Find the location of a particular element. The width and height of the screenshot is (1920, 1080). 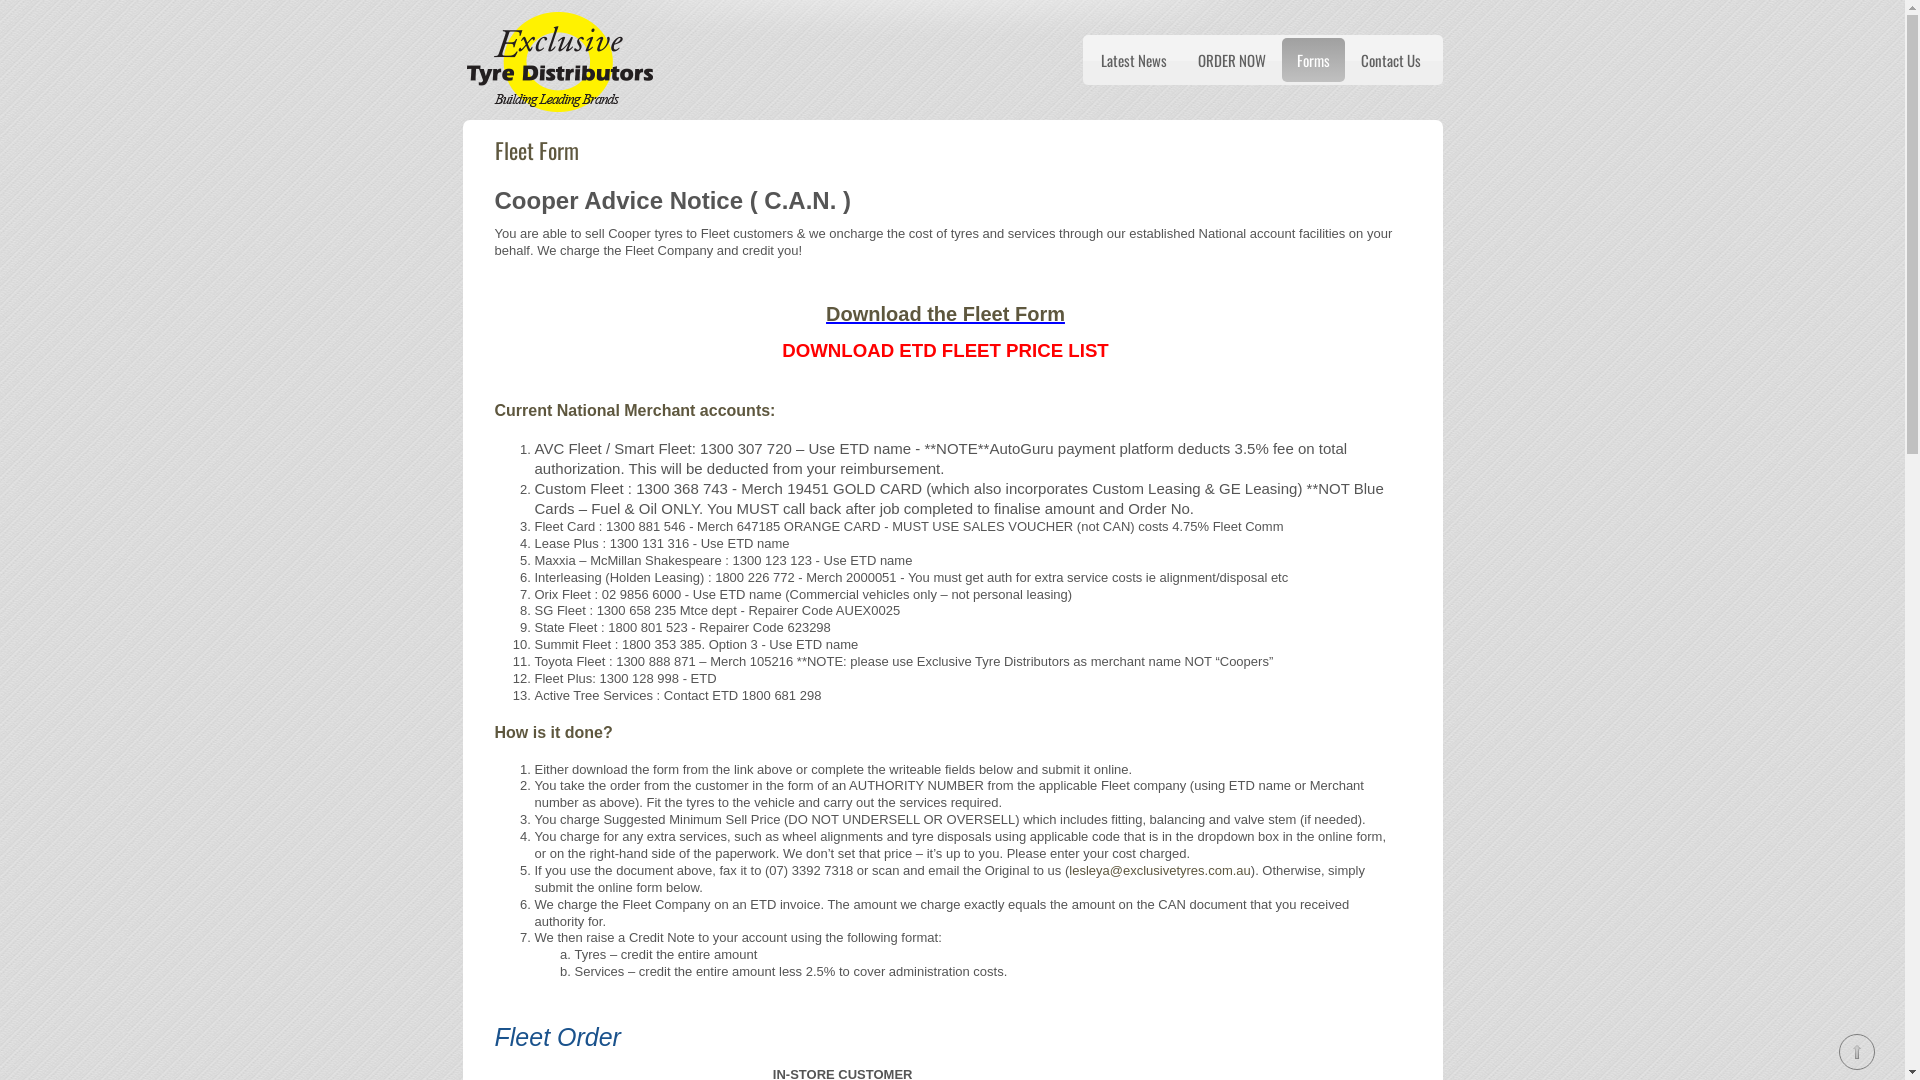

'lesleya@exclusivetyres.com.au' is located at coordinates (1068, 869).